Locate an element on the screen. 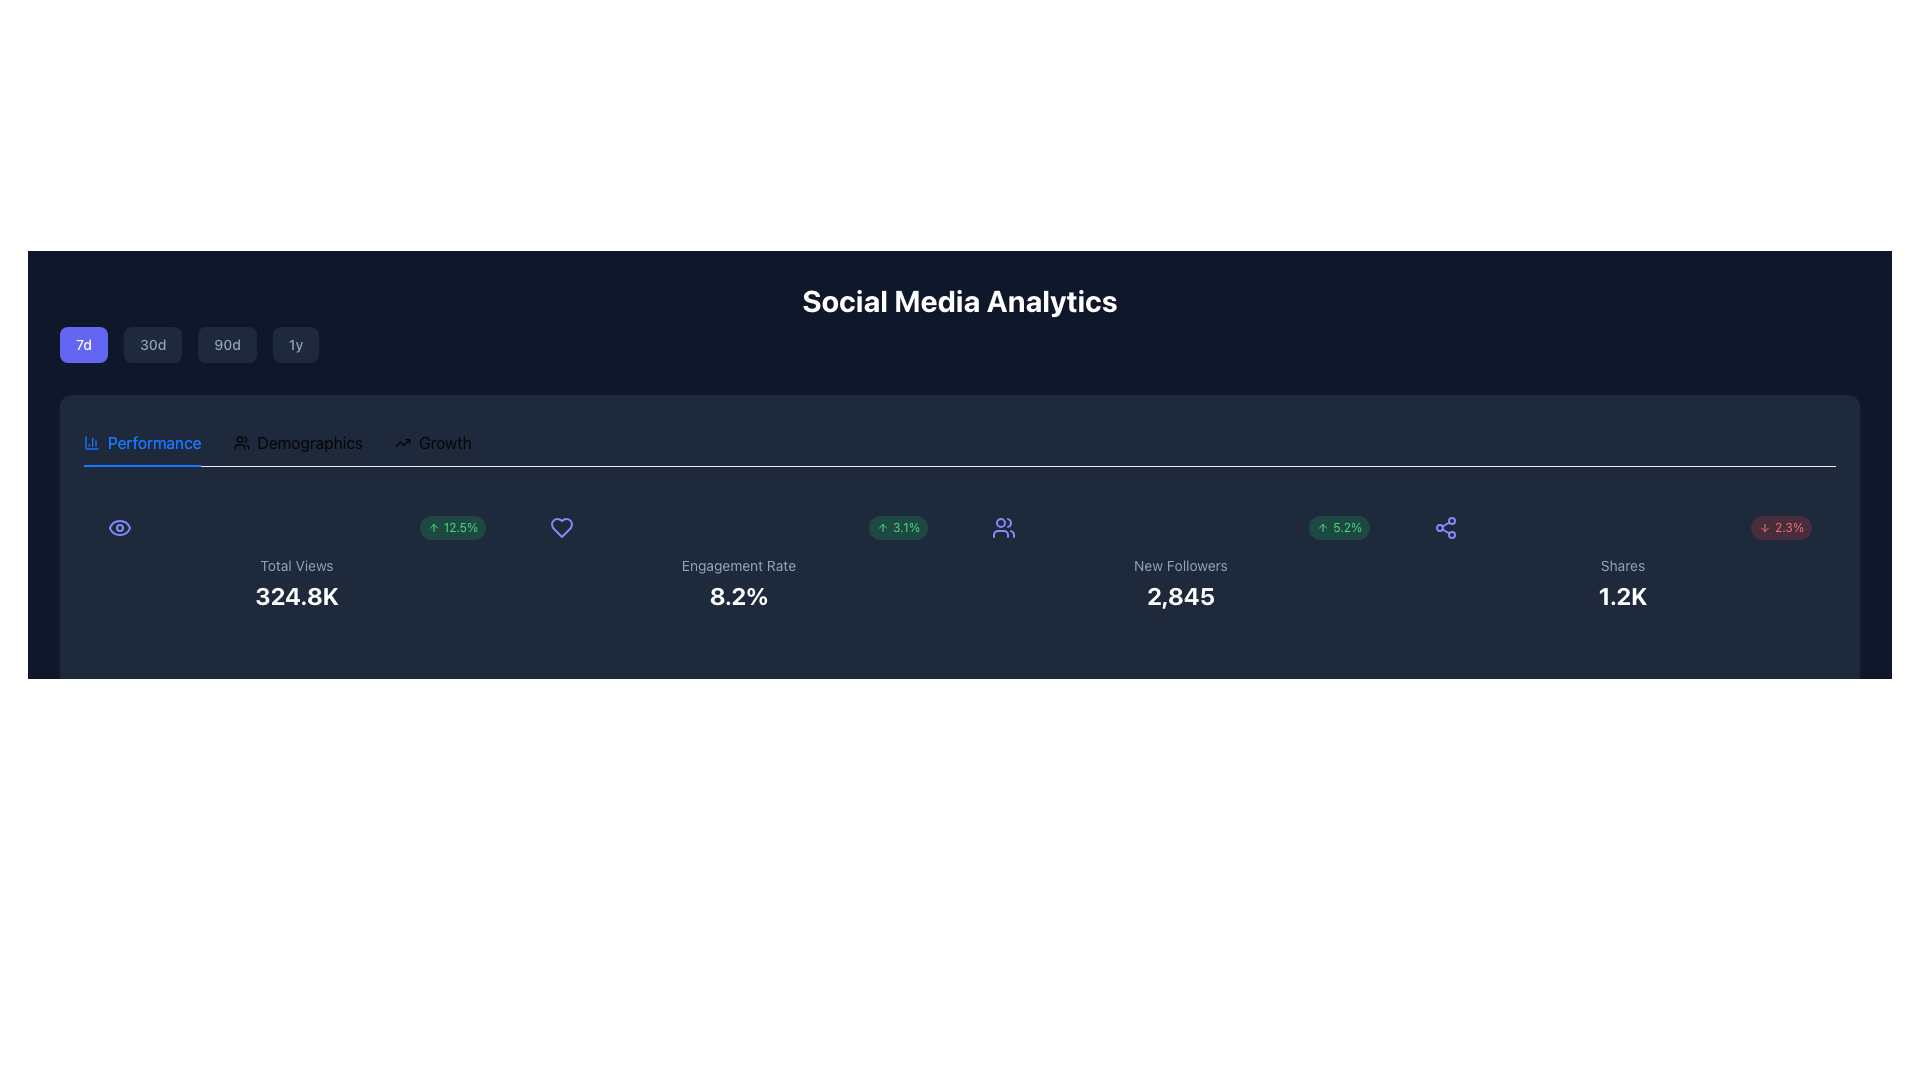 The image size is (1920, 1080). the green status badge displaying '5.2%' which indicates a positive metric, located near the 'New Followers' label and to the left of the 'Shares' label is located at coordinates (1339, 527).